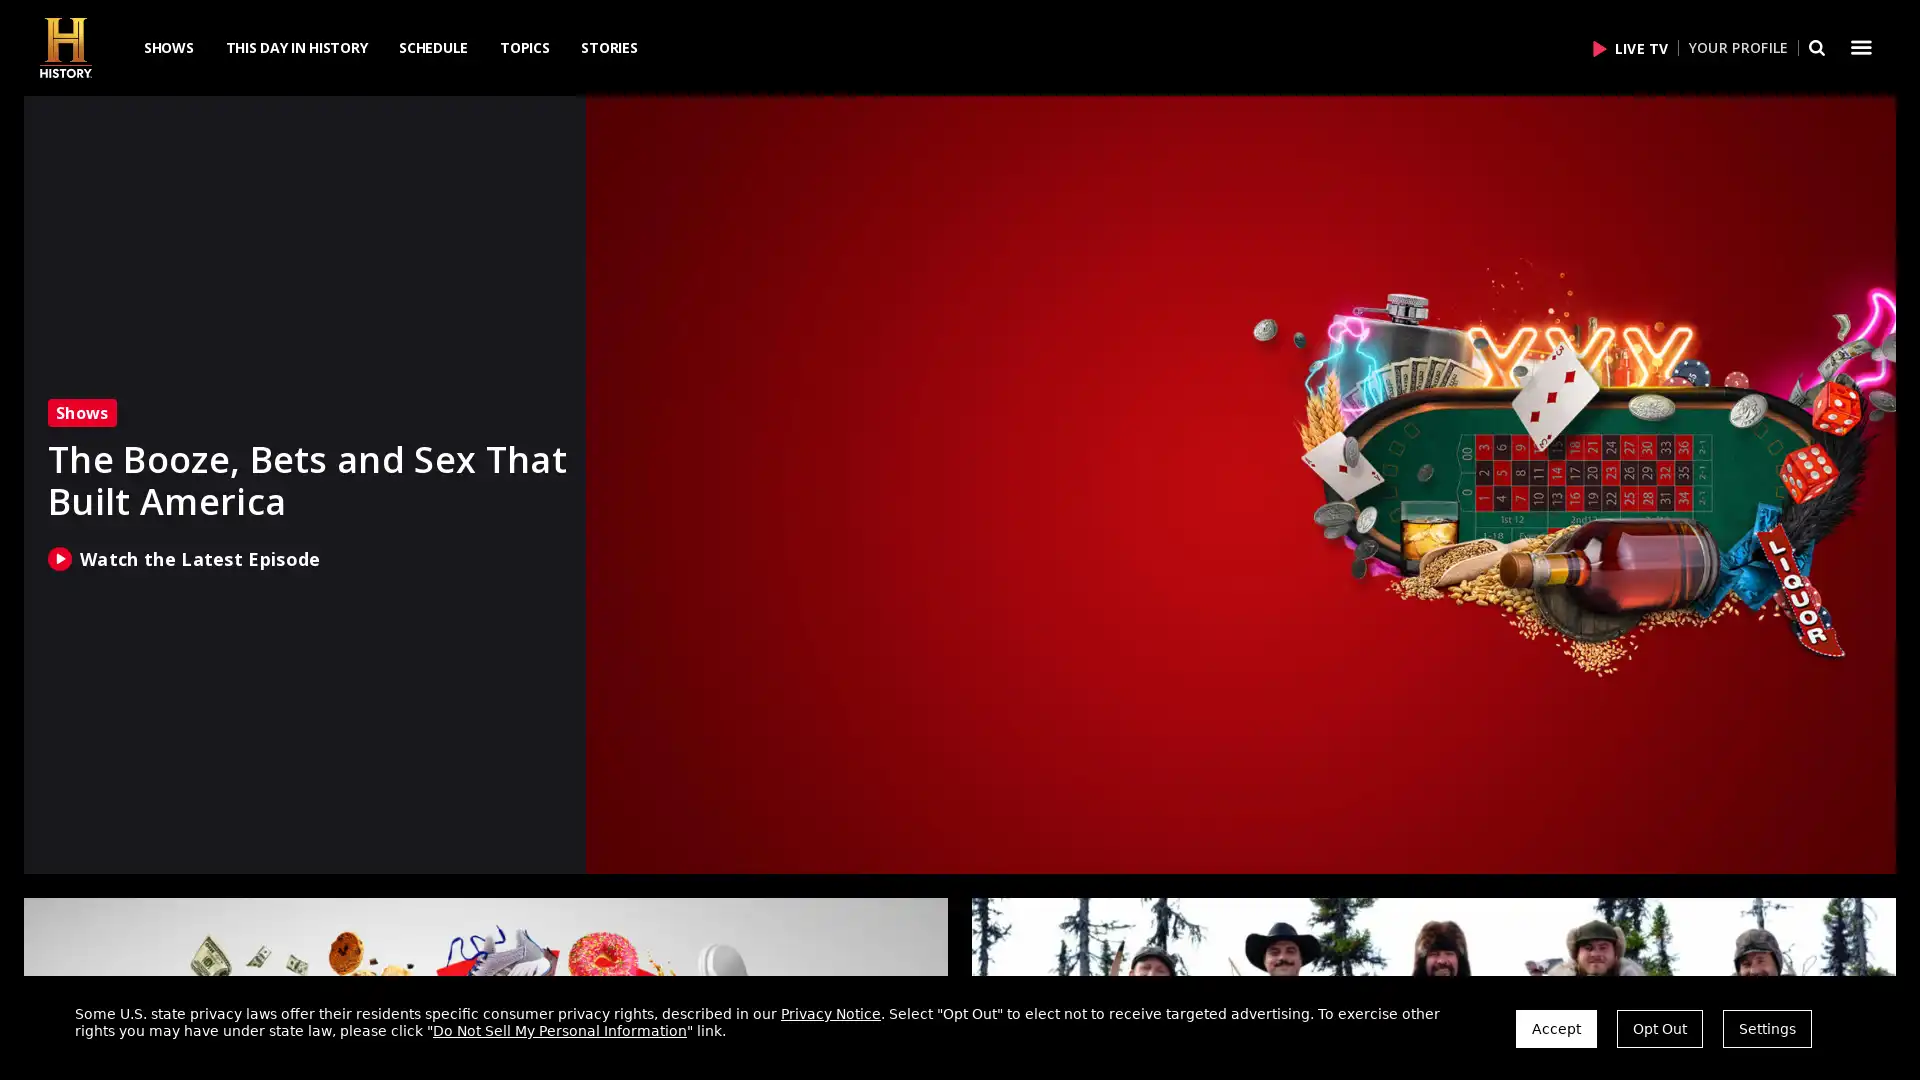 The width and height of the screenshot is (1920, 1080). Describe the element at coordinates (1736, 46) in the screenshot. I see `YOUR PROFILE` at that location.